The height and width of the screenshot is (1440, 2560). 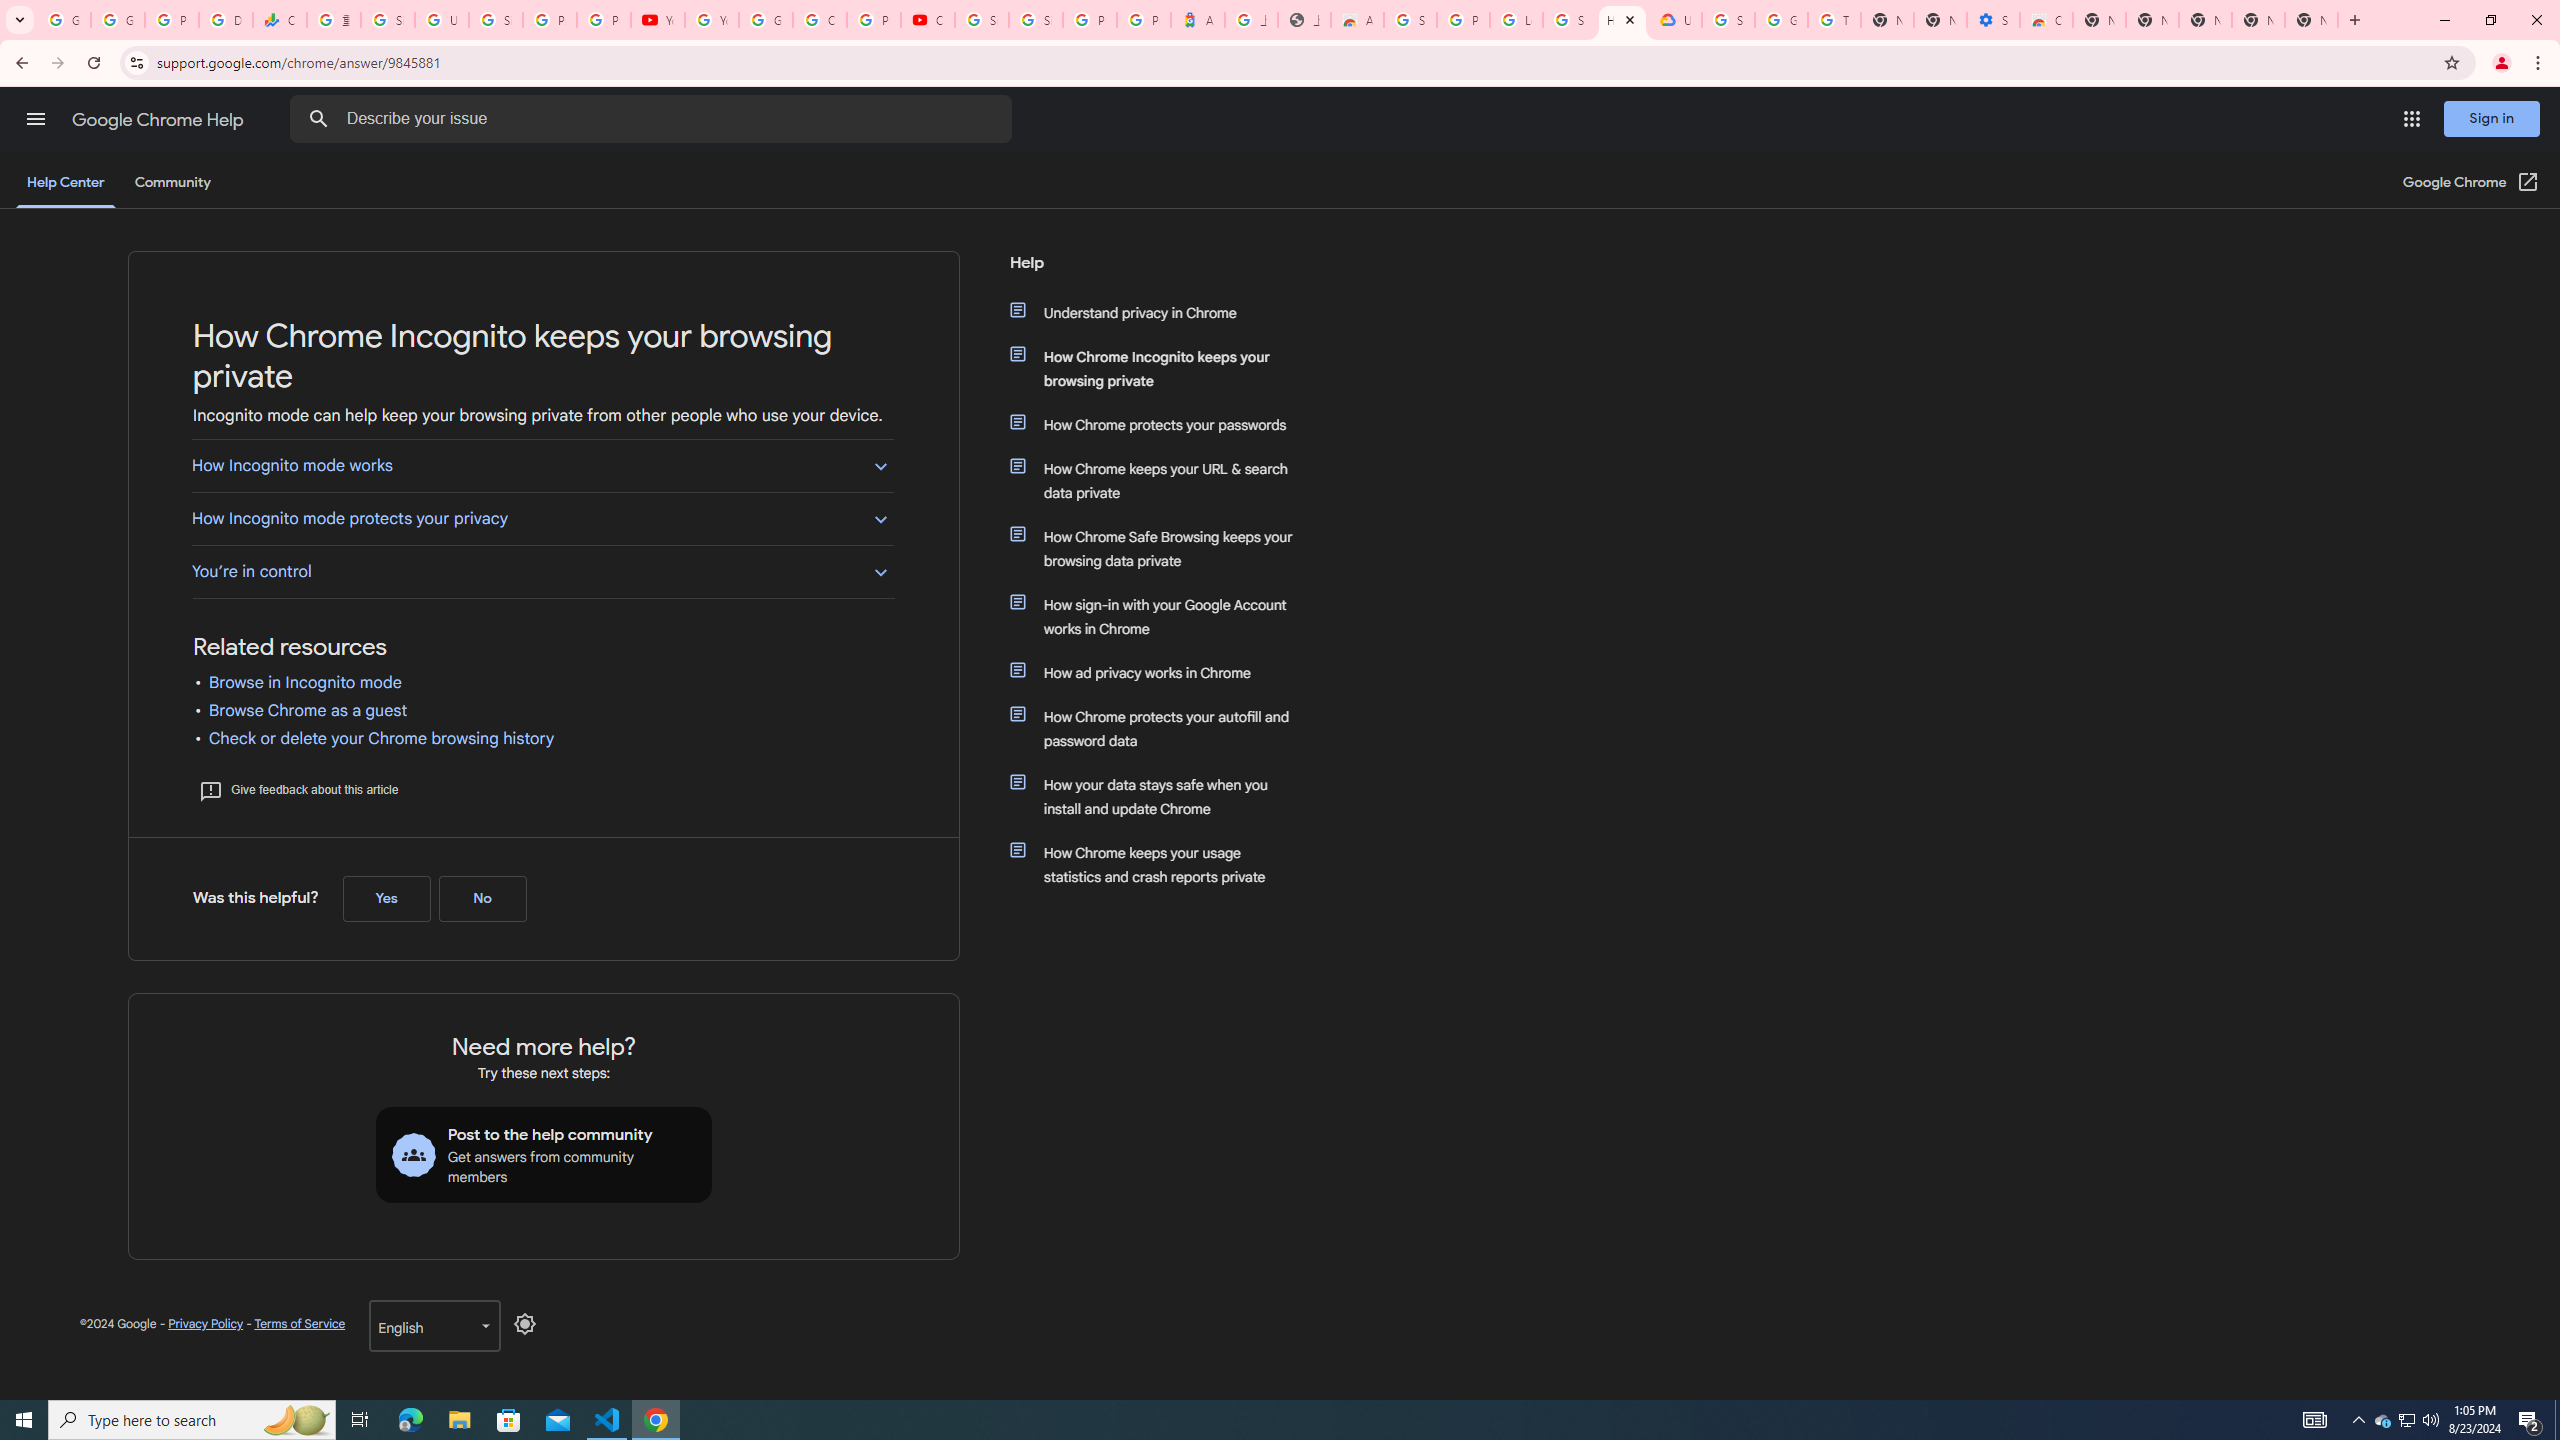 What do you see at coordinates (1162, 368) in the screenshot?
I see `'How Chrome Incognito keeps your browsing private'` at bounding box center [1162, 368].